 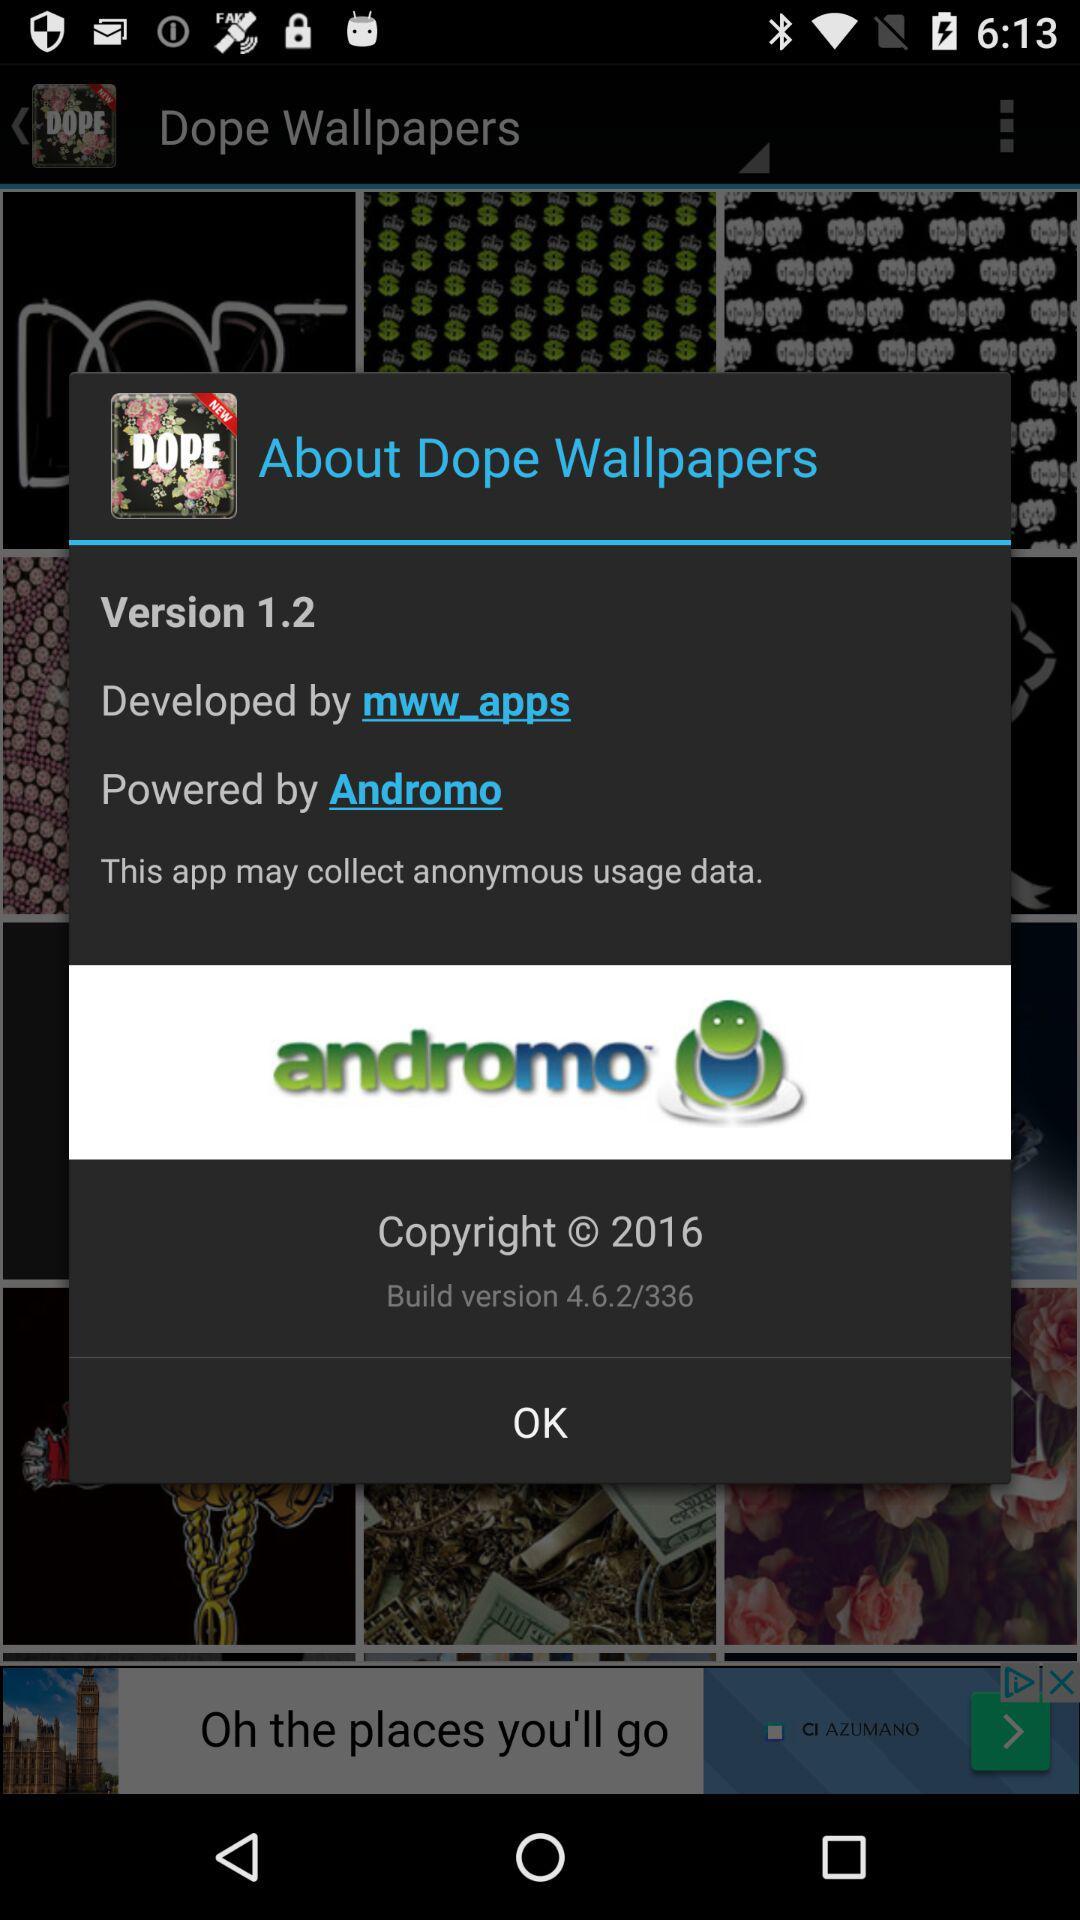 I want to click on developed by mww_apps icon, so click(x=540, y=714).